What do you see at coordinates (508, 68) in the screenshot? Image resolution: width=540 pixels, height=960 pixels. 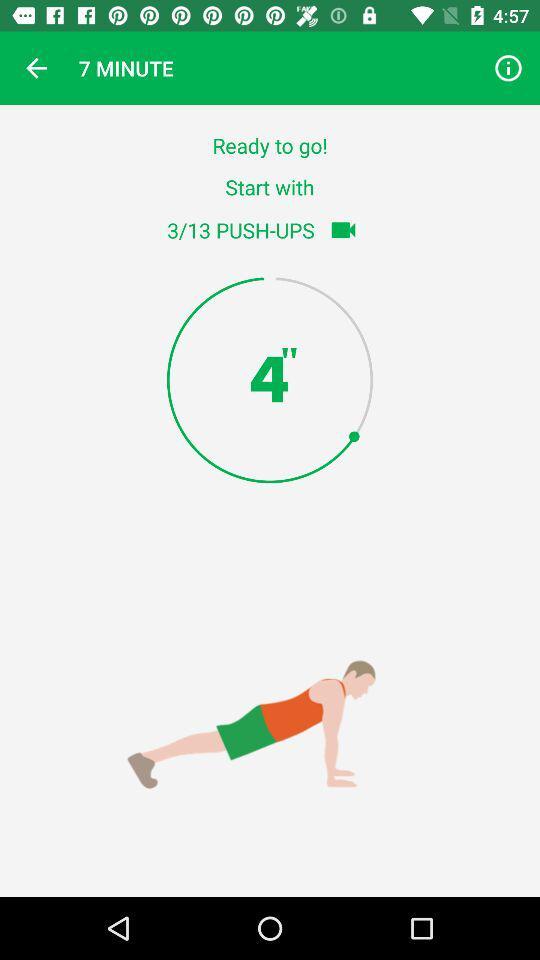 I see `item next to 7 minute item` at bounding box center [508, 68].